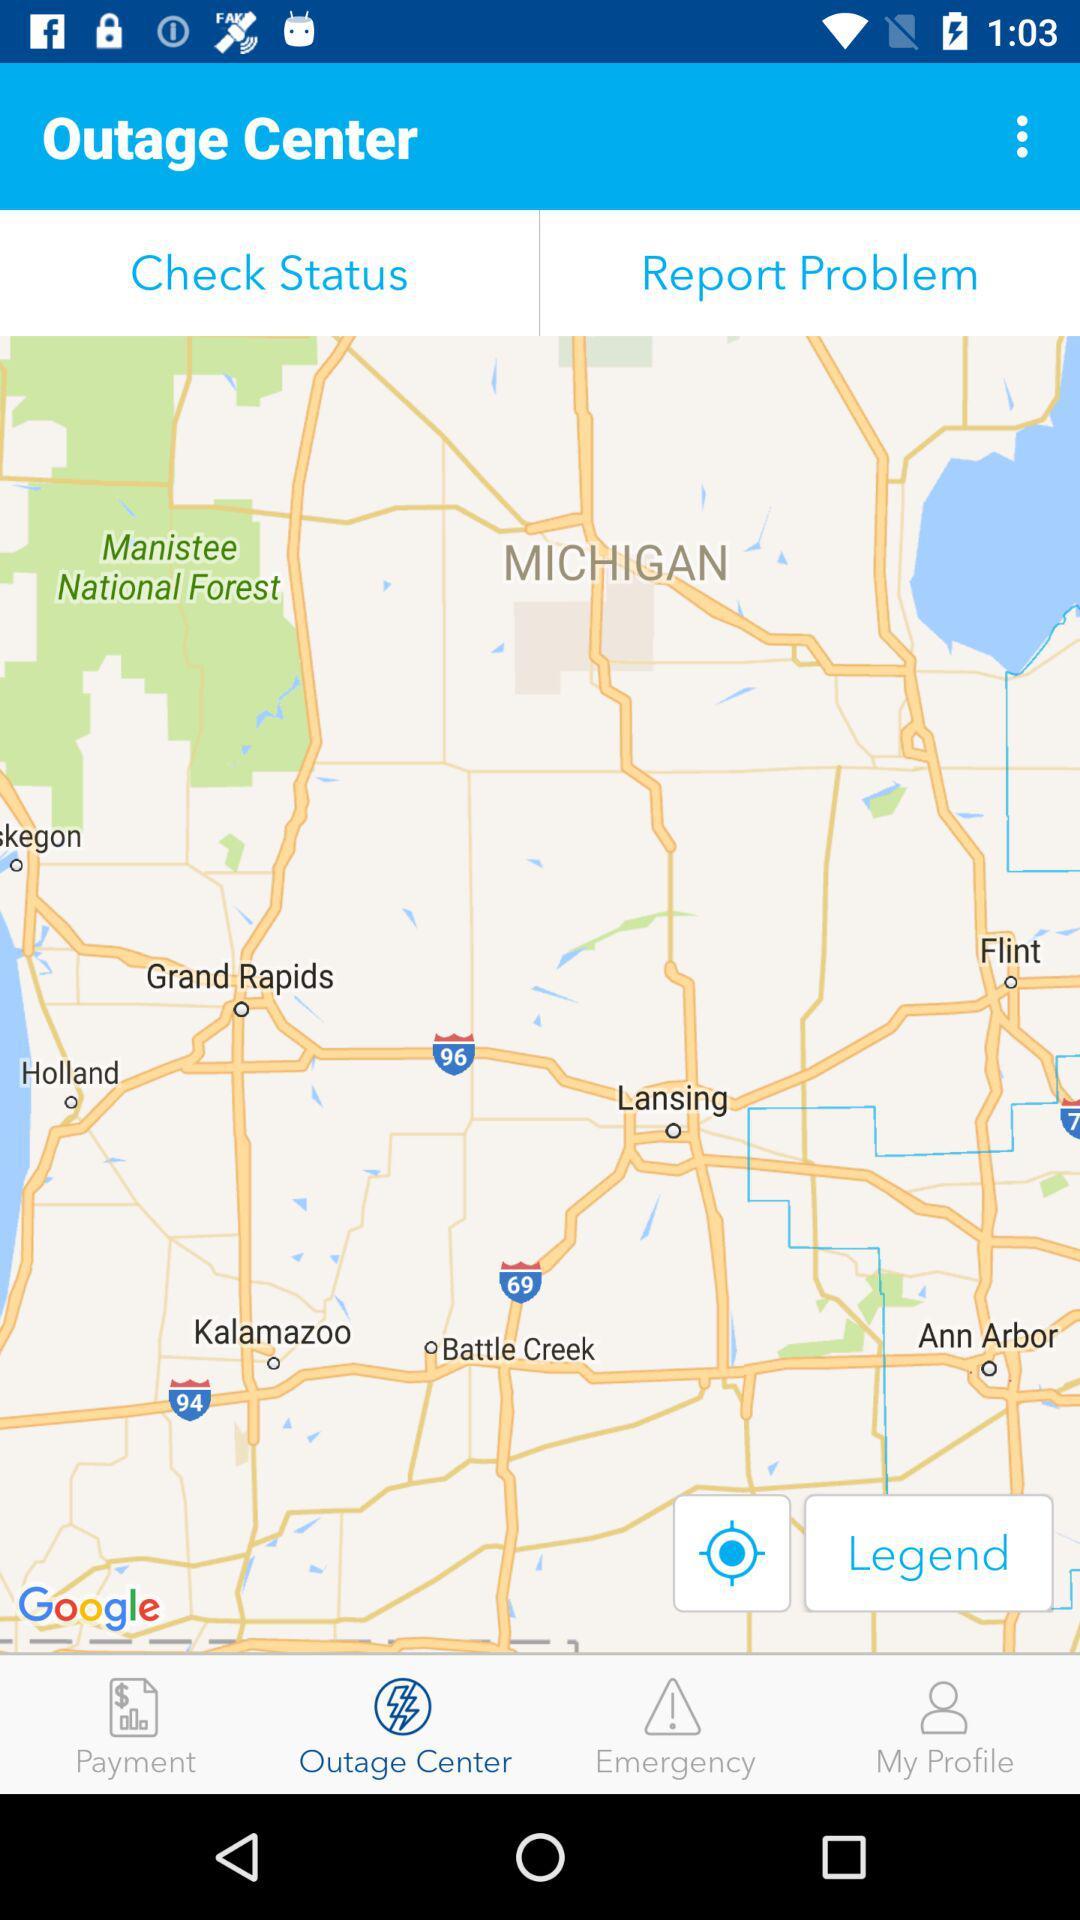 The width and height of the screenshot is (1080, 1920). Describe the element at coordinates (928, 1552) in the screenshot. I see `the icon below report problem icon` at that location.